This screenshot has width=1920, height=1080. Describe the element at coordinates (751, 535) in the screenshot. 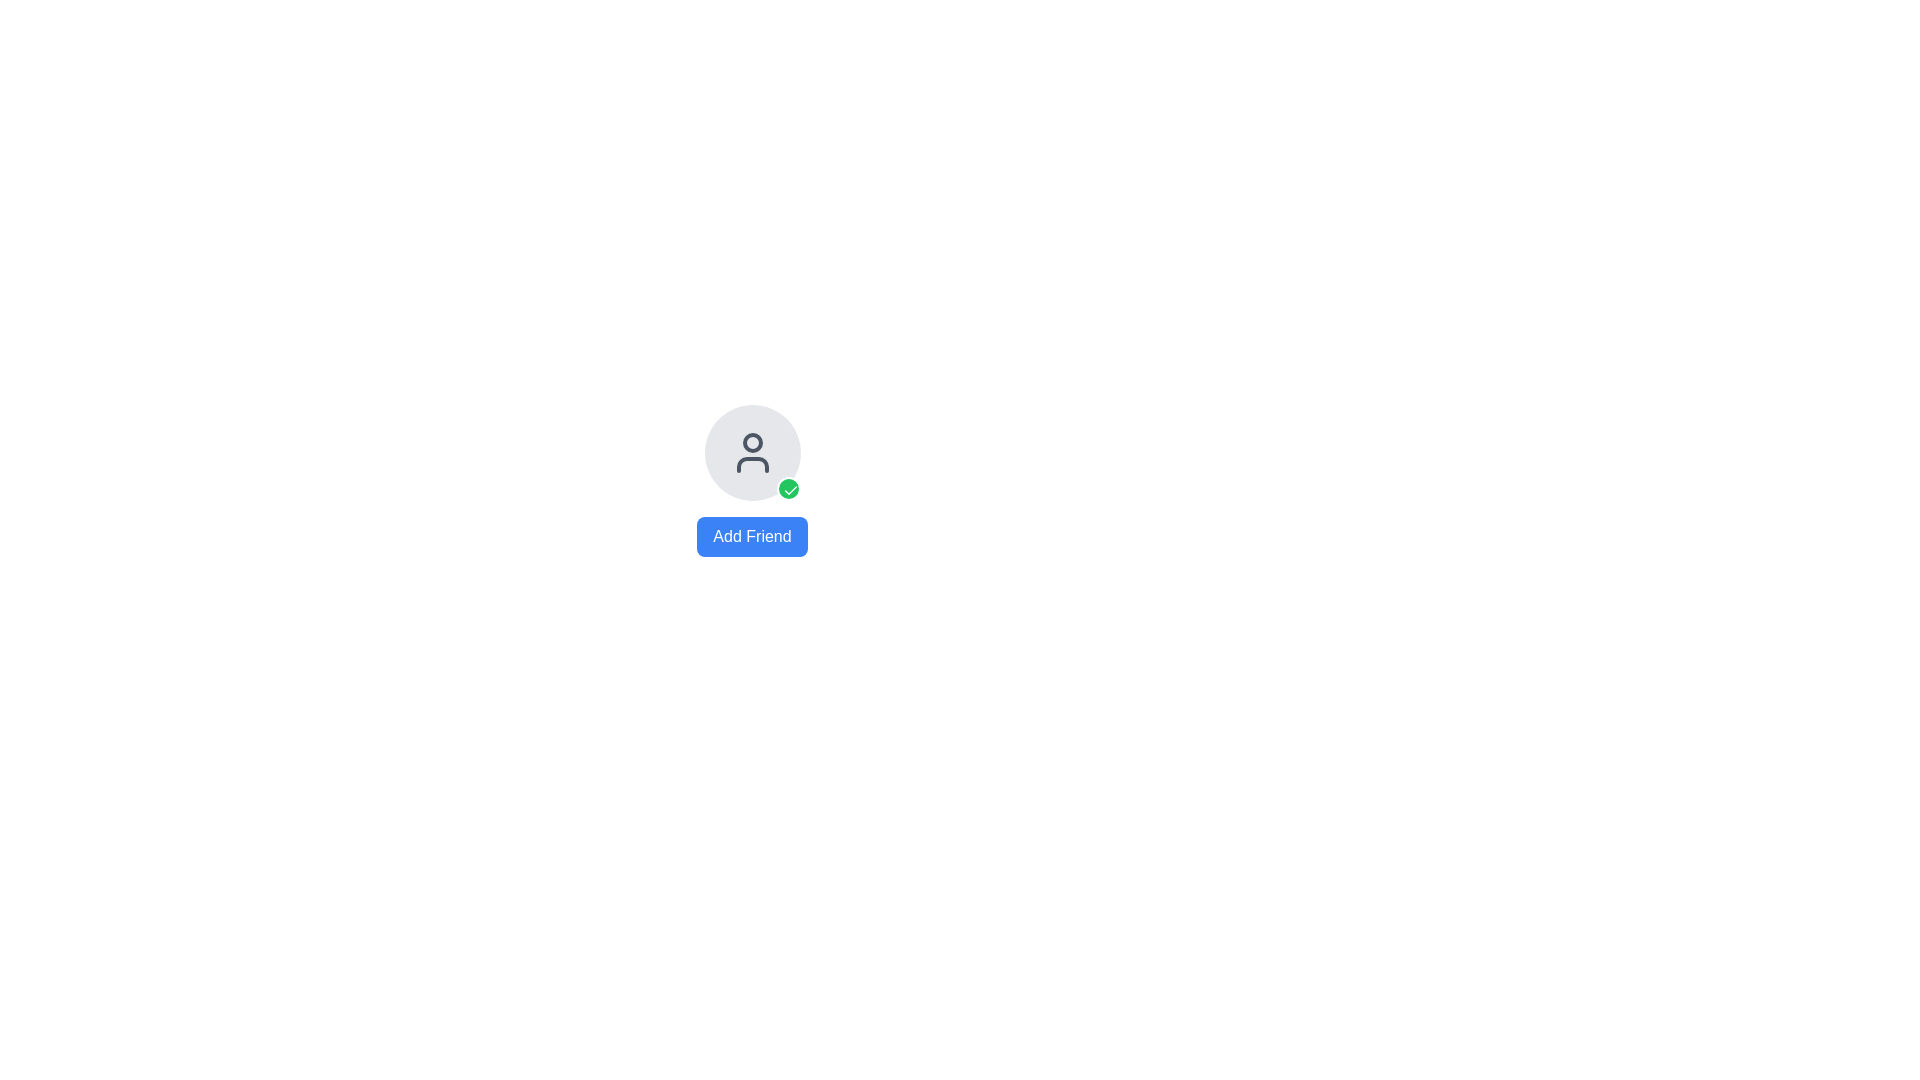

I see `the 'Add Friend' button located below the circular avatar graphic with a green status indicator to send a friend request` at that location.